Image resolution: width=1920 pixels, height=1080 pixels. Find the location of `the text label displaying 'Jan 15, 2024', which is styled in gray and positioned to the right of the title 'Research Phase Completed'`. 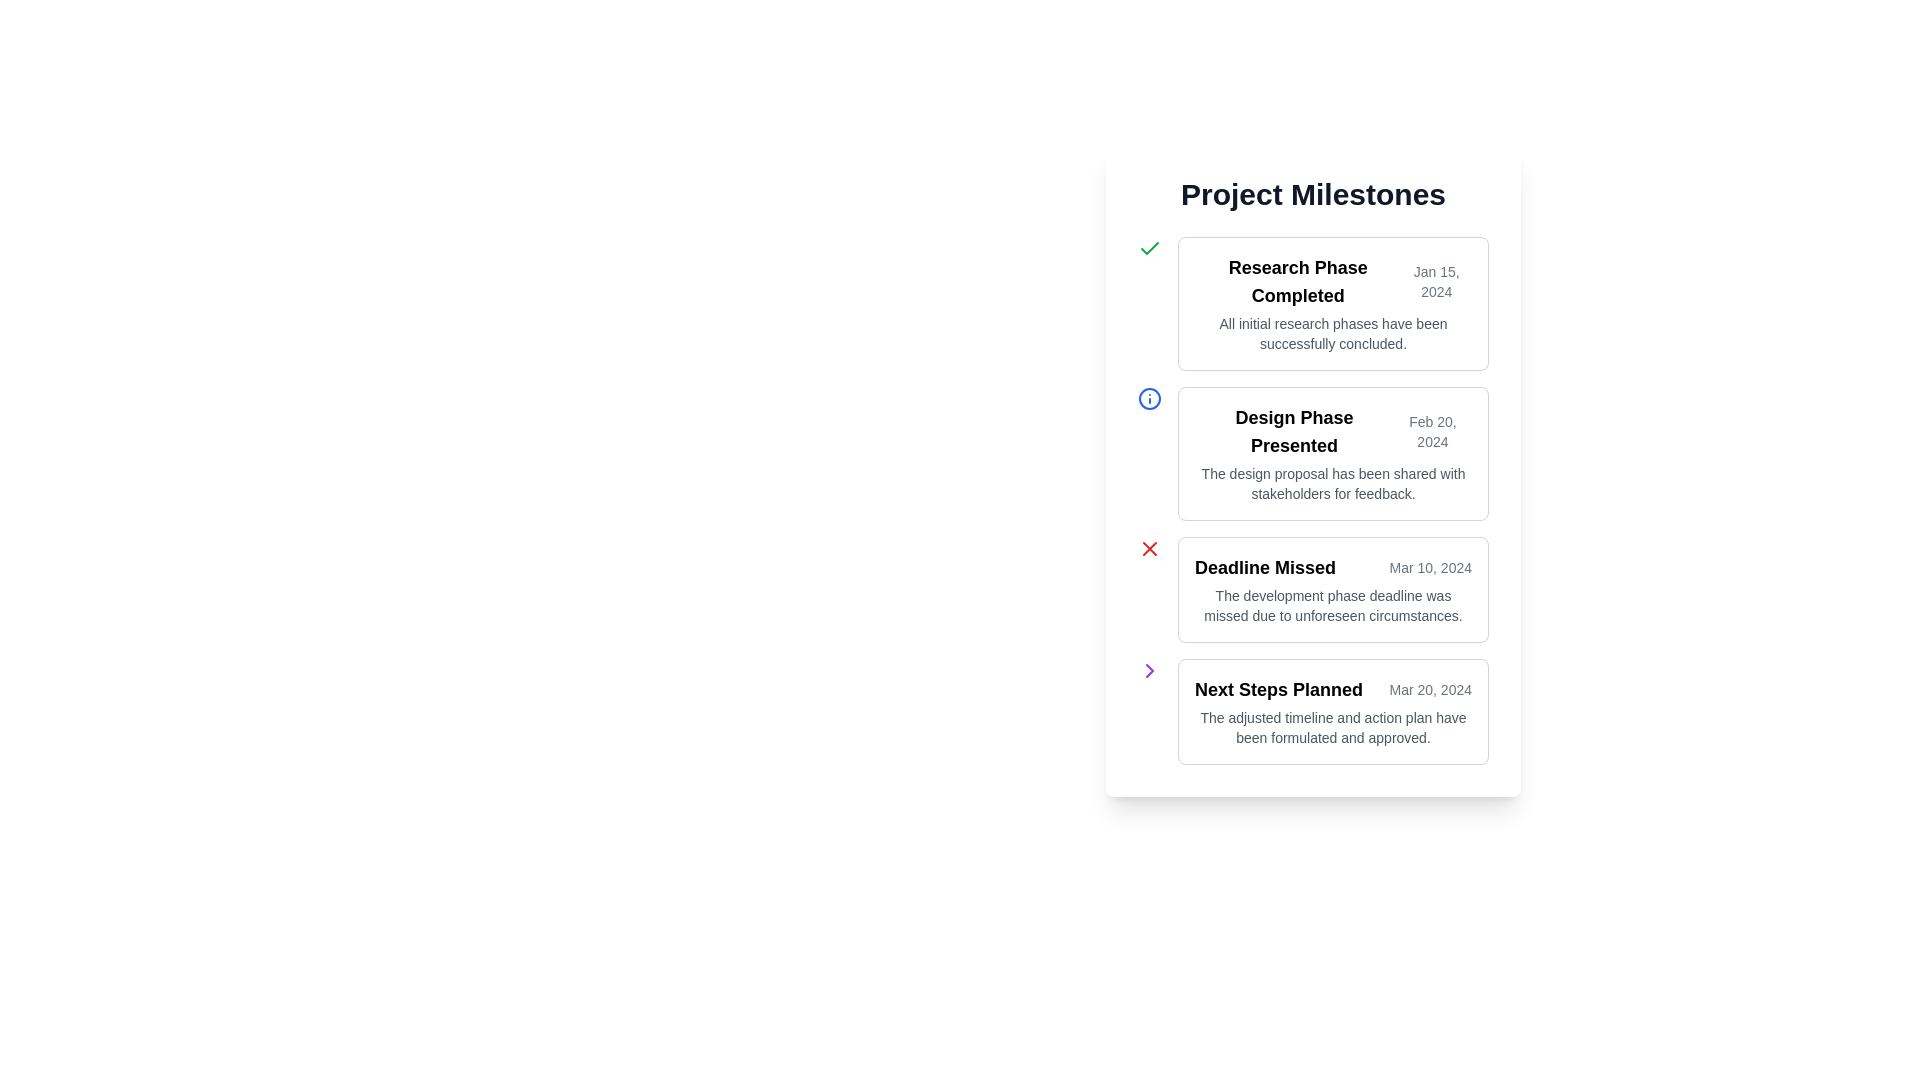

the text label displaying 'Jan 15, 2024', which is styled in gray and positioned to the right of the title 'Research Phase Completed' is located at coordinates (1435, 281).